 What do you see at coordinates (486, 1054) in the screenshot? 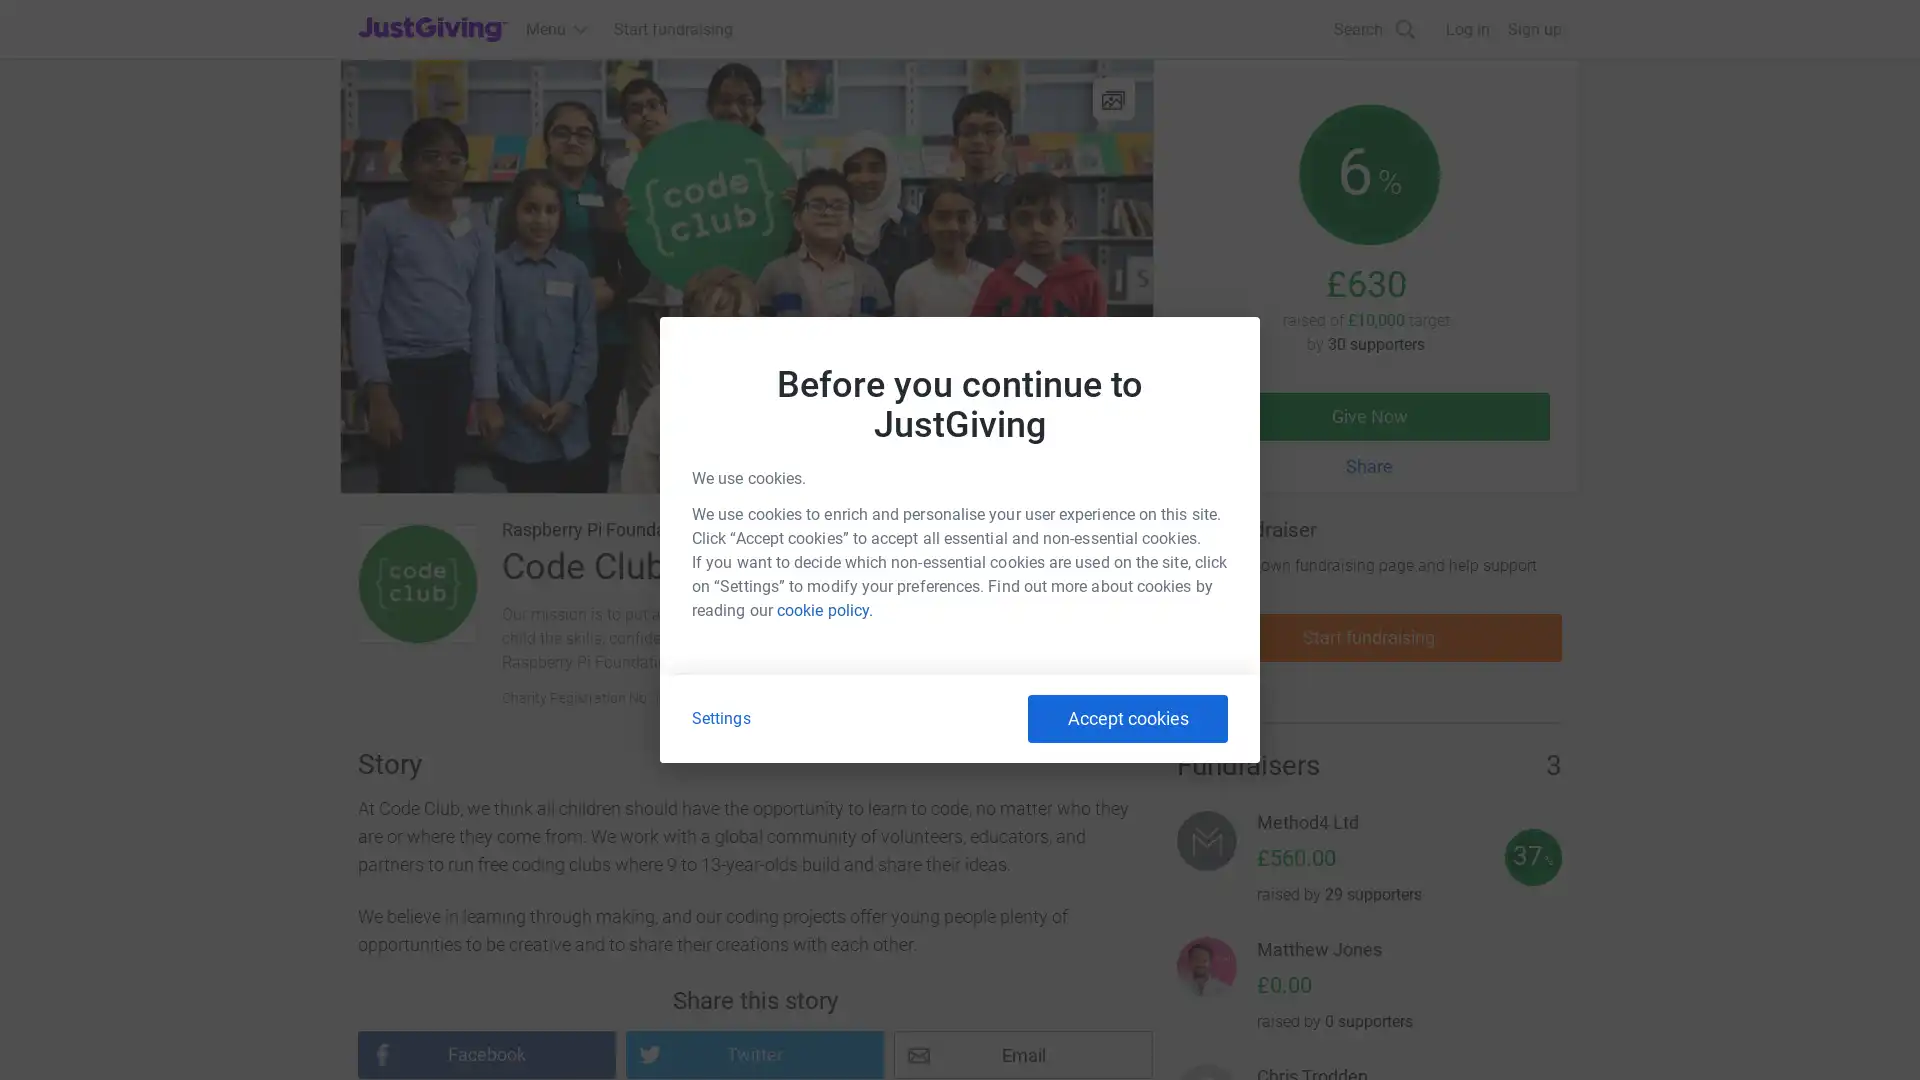
I see `Facebook` at bounding box center [486, 1054].